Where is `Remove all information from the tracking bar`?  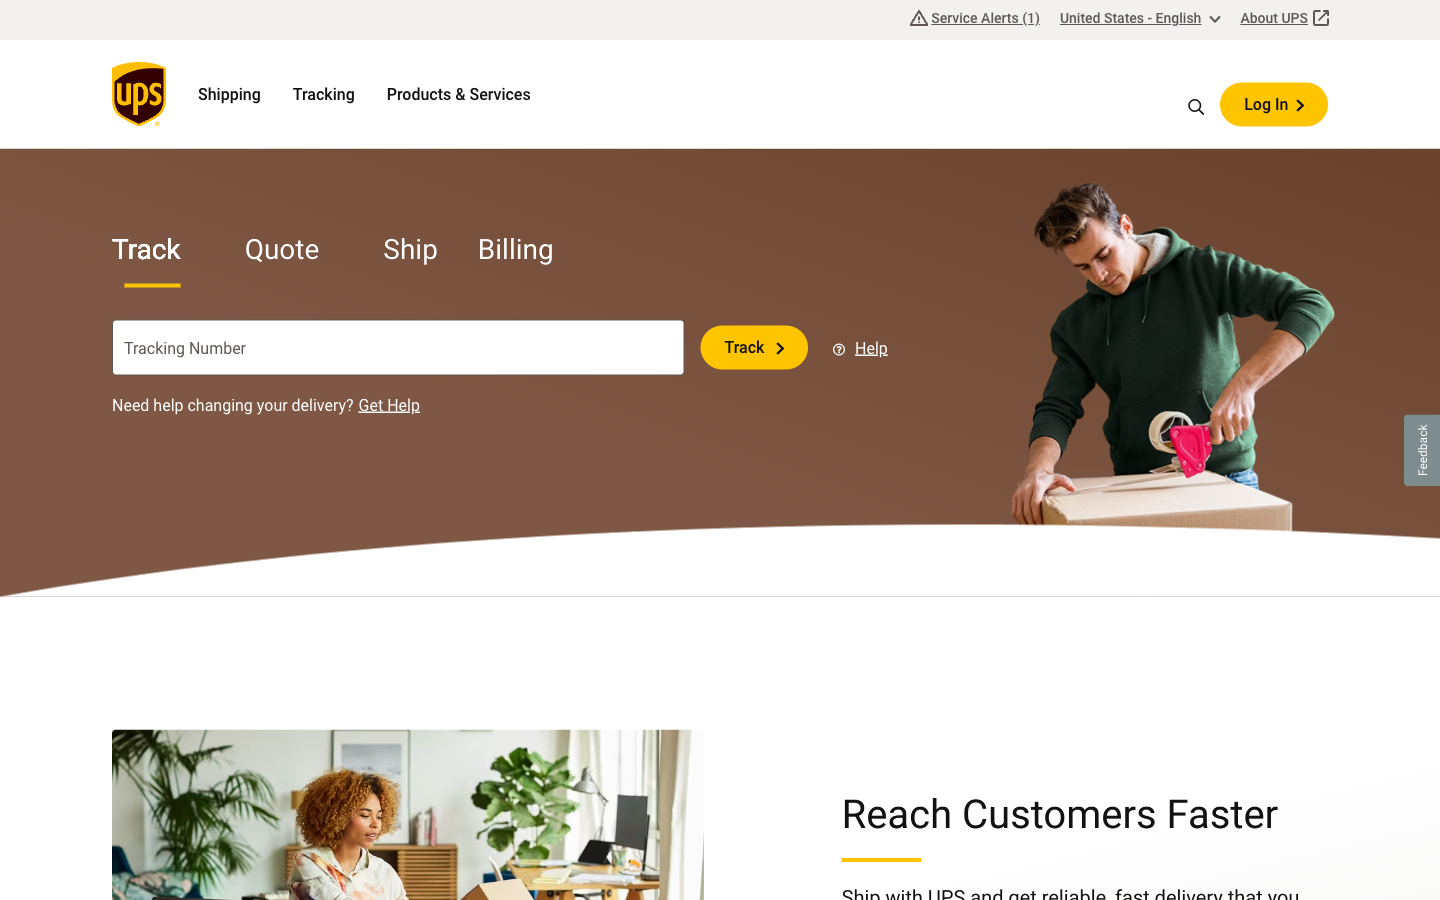
Remove all information from the tracking bar is located at coordinates (589, 347).